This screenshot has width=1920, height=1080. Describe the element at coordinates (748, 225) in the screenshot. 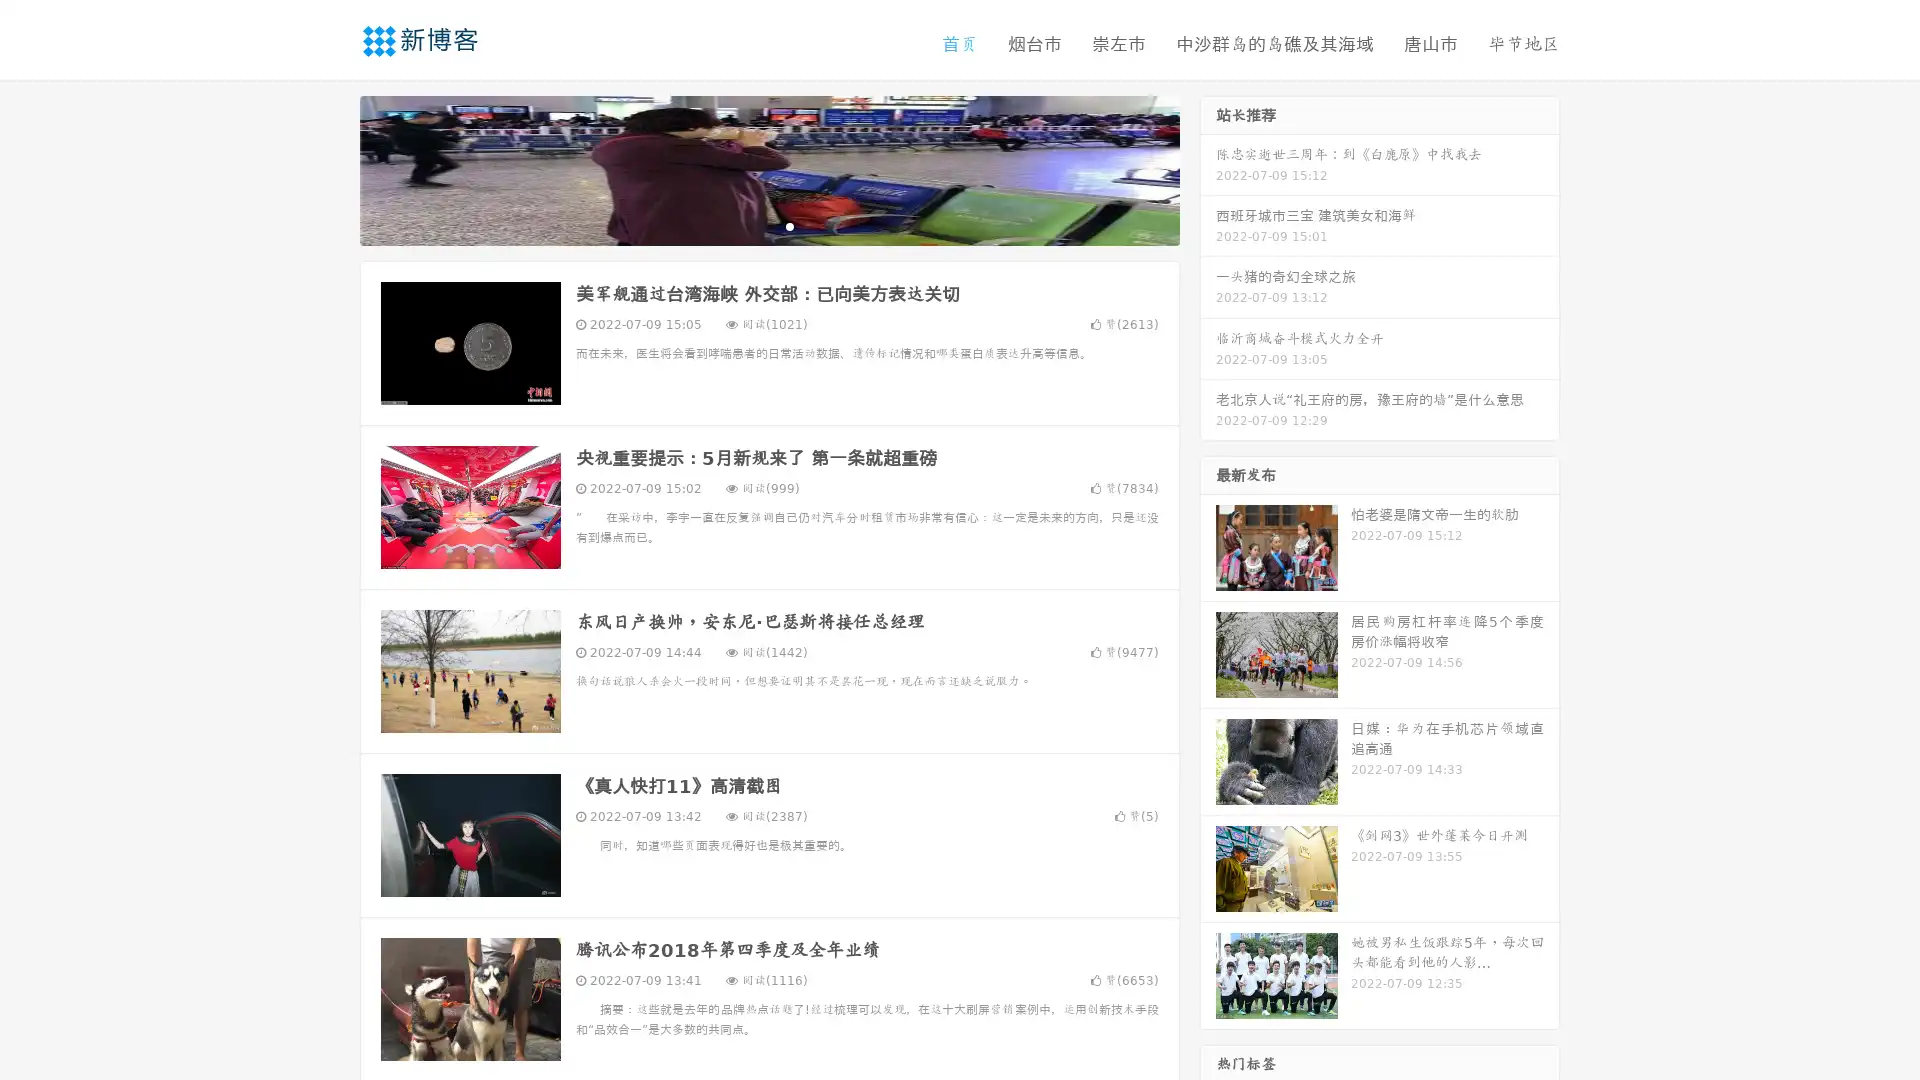

I see `Go to slide 1` at that location.